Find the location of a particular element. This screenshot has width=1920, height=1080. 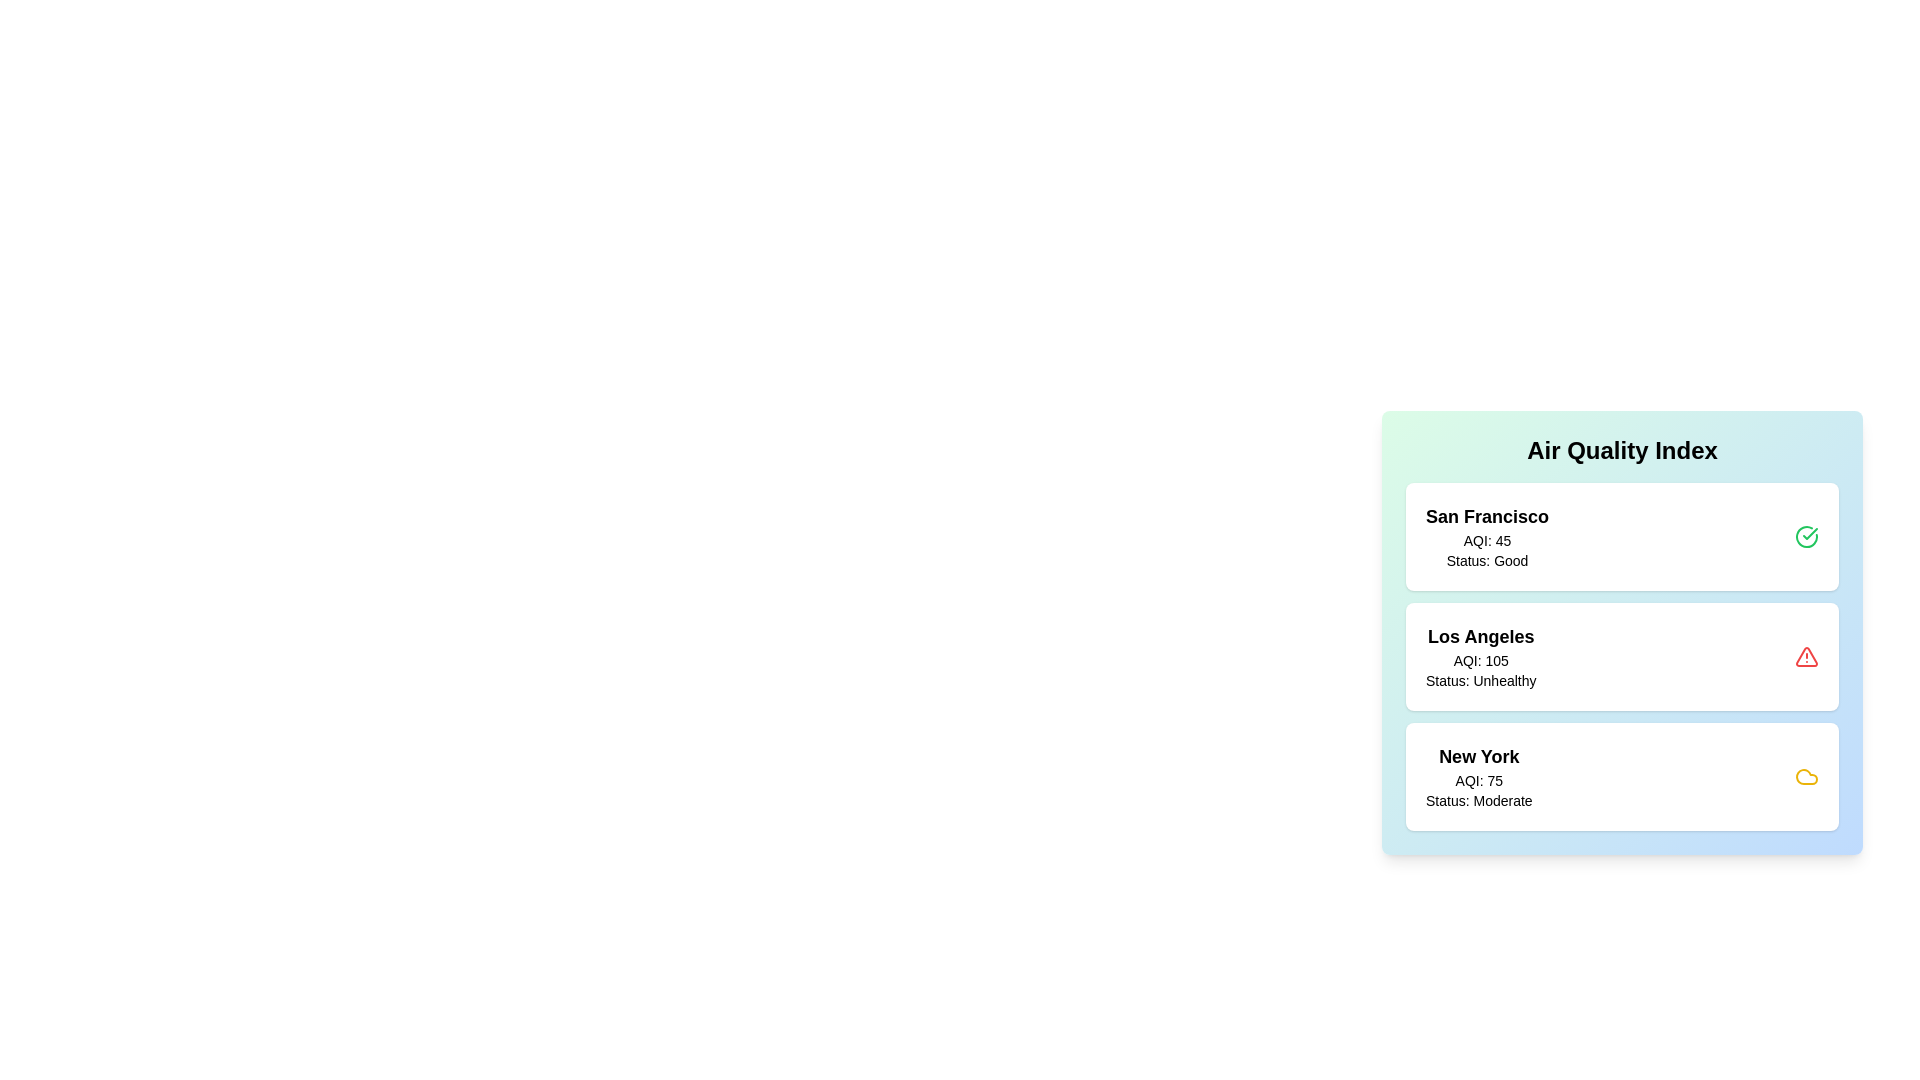

the status icon corresponding to Los Angeles is located at coordinates (1806, 656).